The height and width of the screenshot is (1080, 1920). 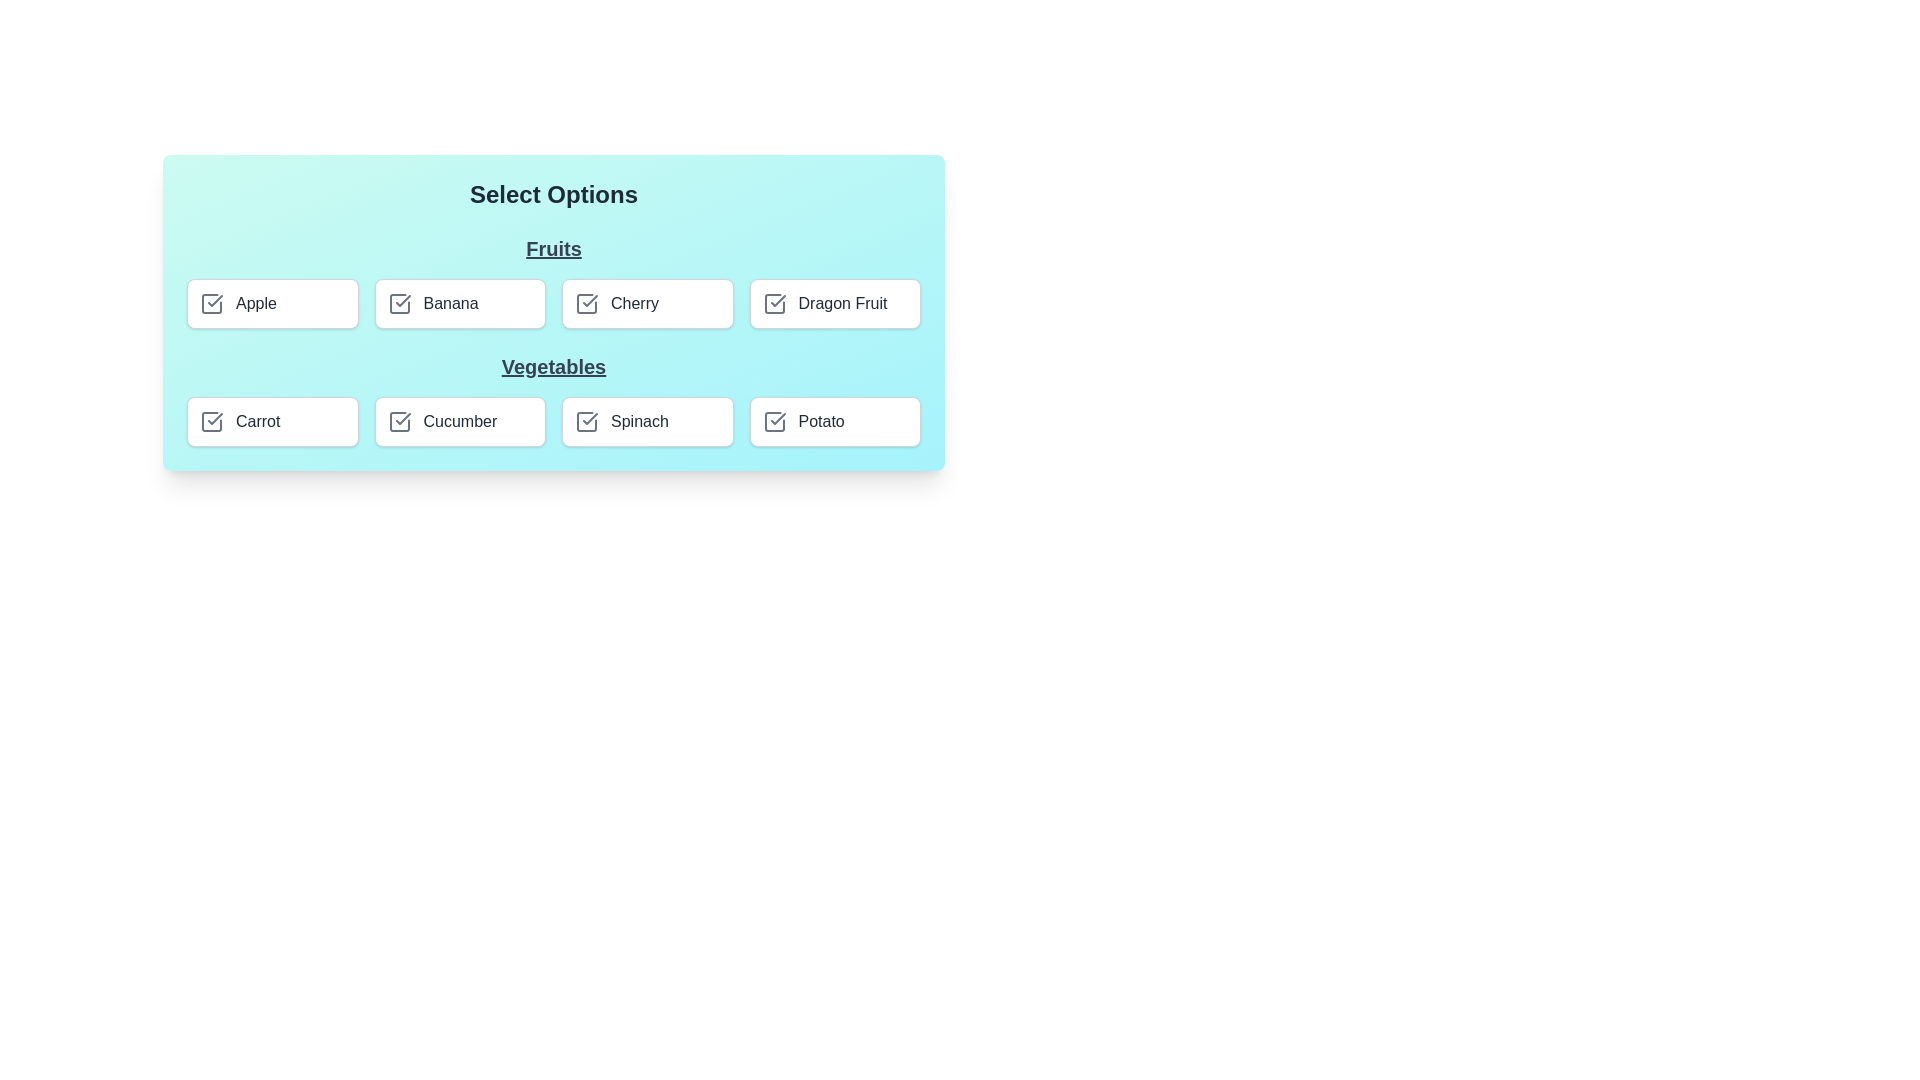 What do you see at coordinates (553, 248) in the screenshot?
I see `the 'Fruits' label, which is bold, underlined, and dark gray, positioned below the 'Select Options' header and above fruit options` at bounding box center [553, 248].